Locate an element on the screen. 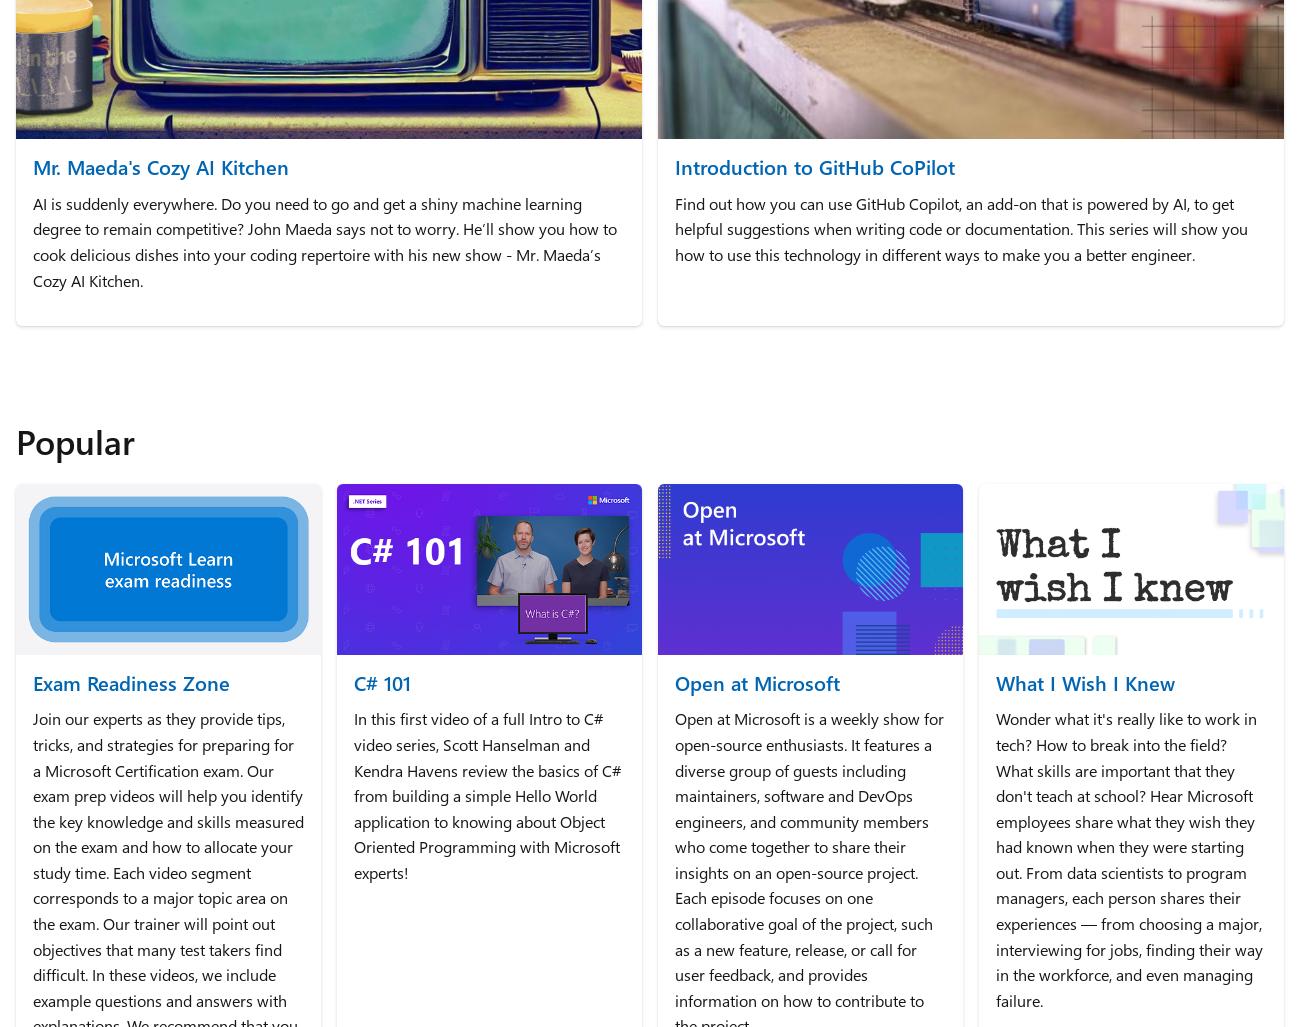 The image size is (1300, 1027). 'Popular' is located at coordinates (75, 439).